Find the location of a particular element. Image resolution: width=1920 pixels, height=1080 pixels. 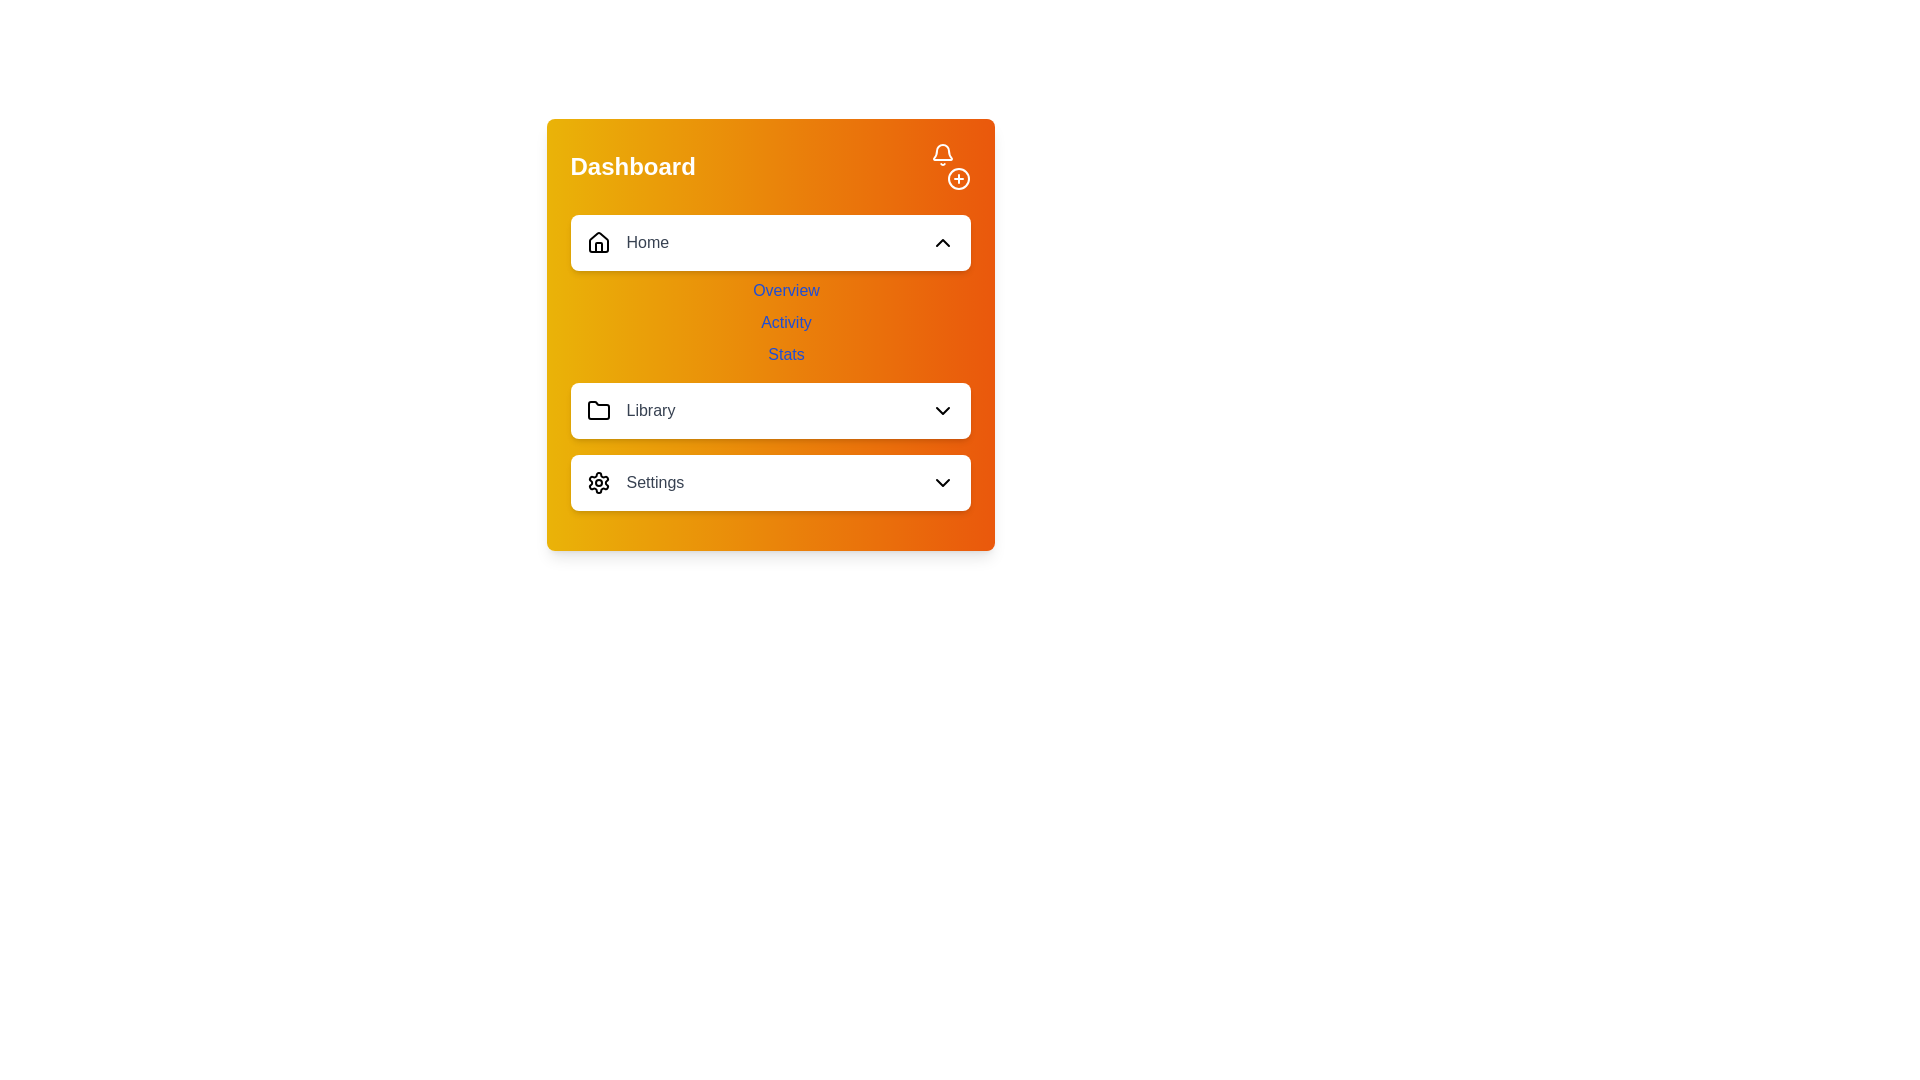

the group of three hyperlink texts labeled 'Overview', 'Activity', and 'Stats' is located at coordinates (769, 370).